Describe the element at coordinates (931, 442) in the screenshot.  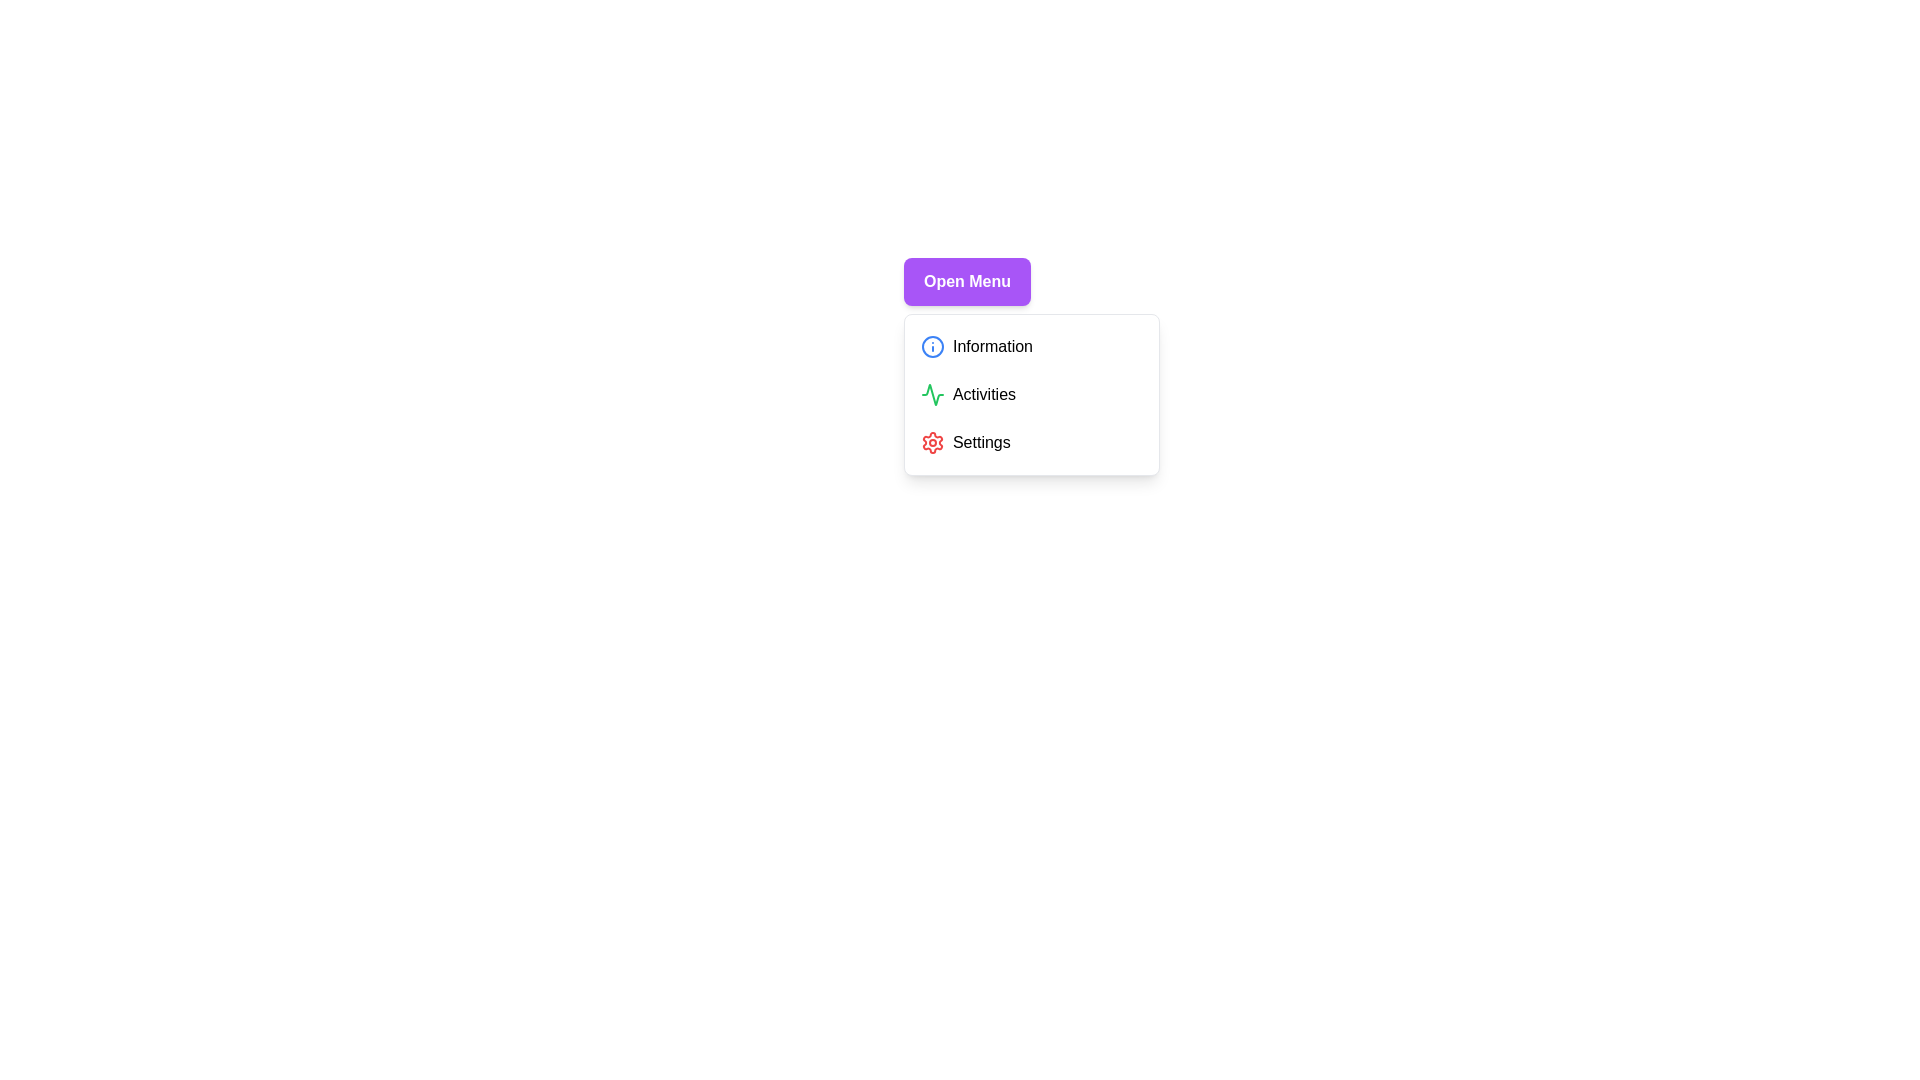
I see `the menu item with the icon of color red` at that location.